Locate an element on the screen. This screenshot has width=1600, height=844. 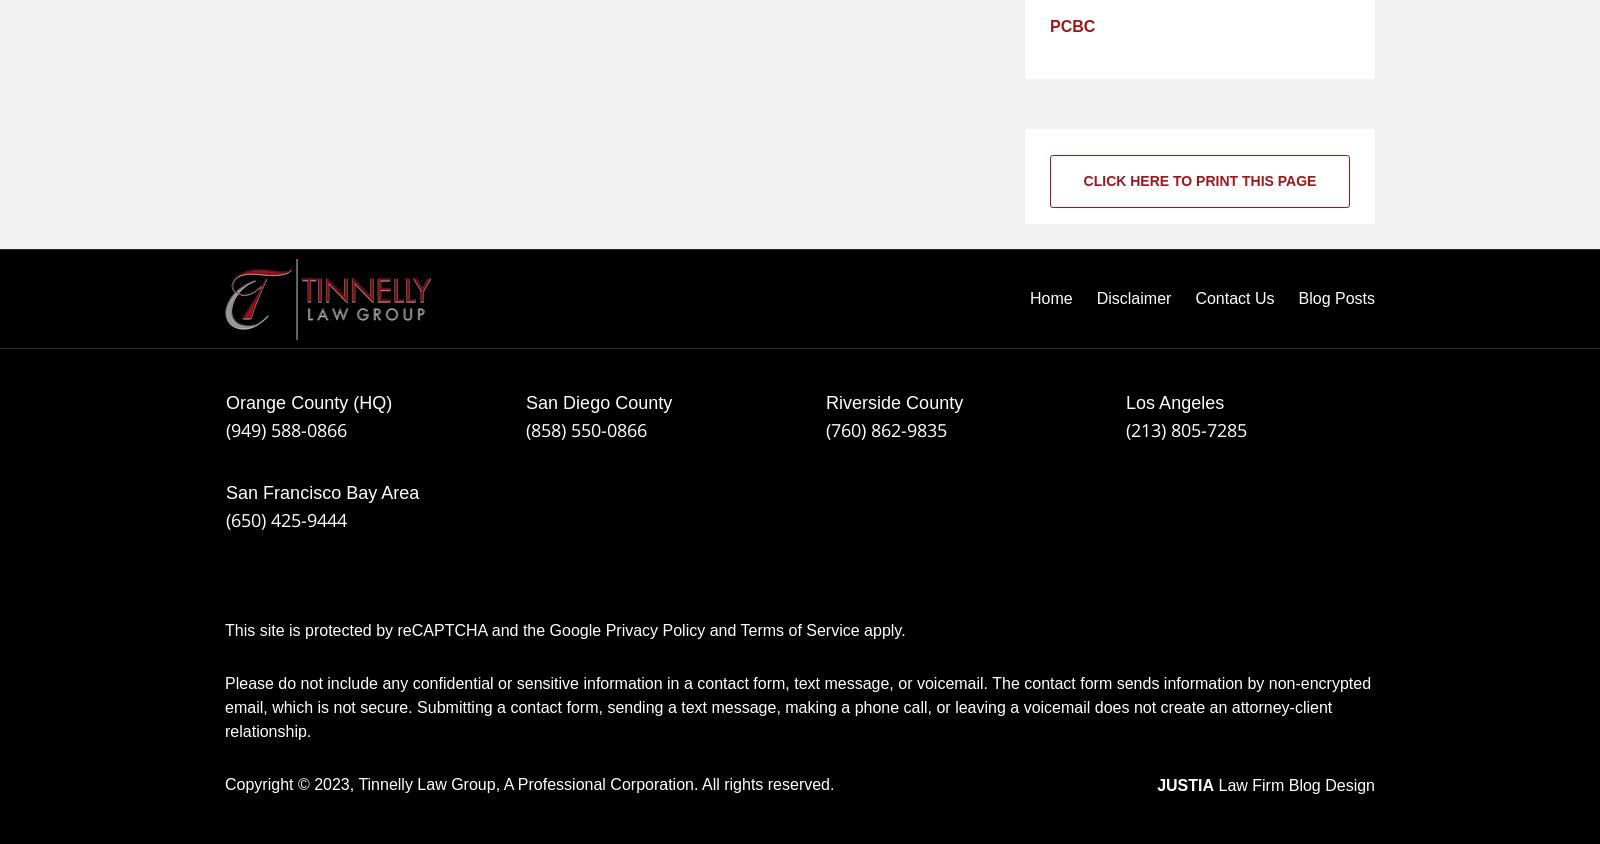
'Tinnelly Law Group, A Professional Corporation. All rights reserved.' is located at coordinates (595, 783).